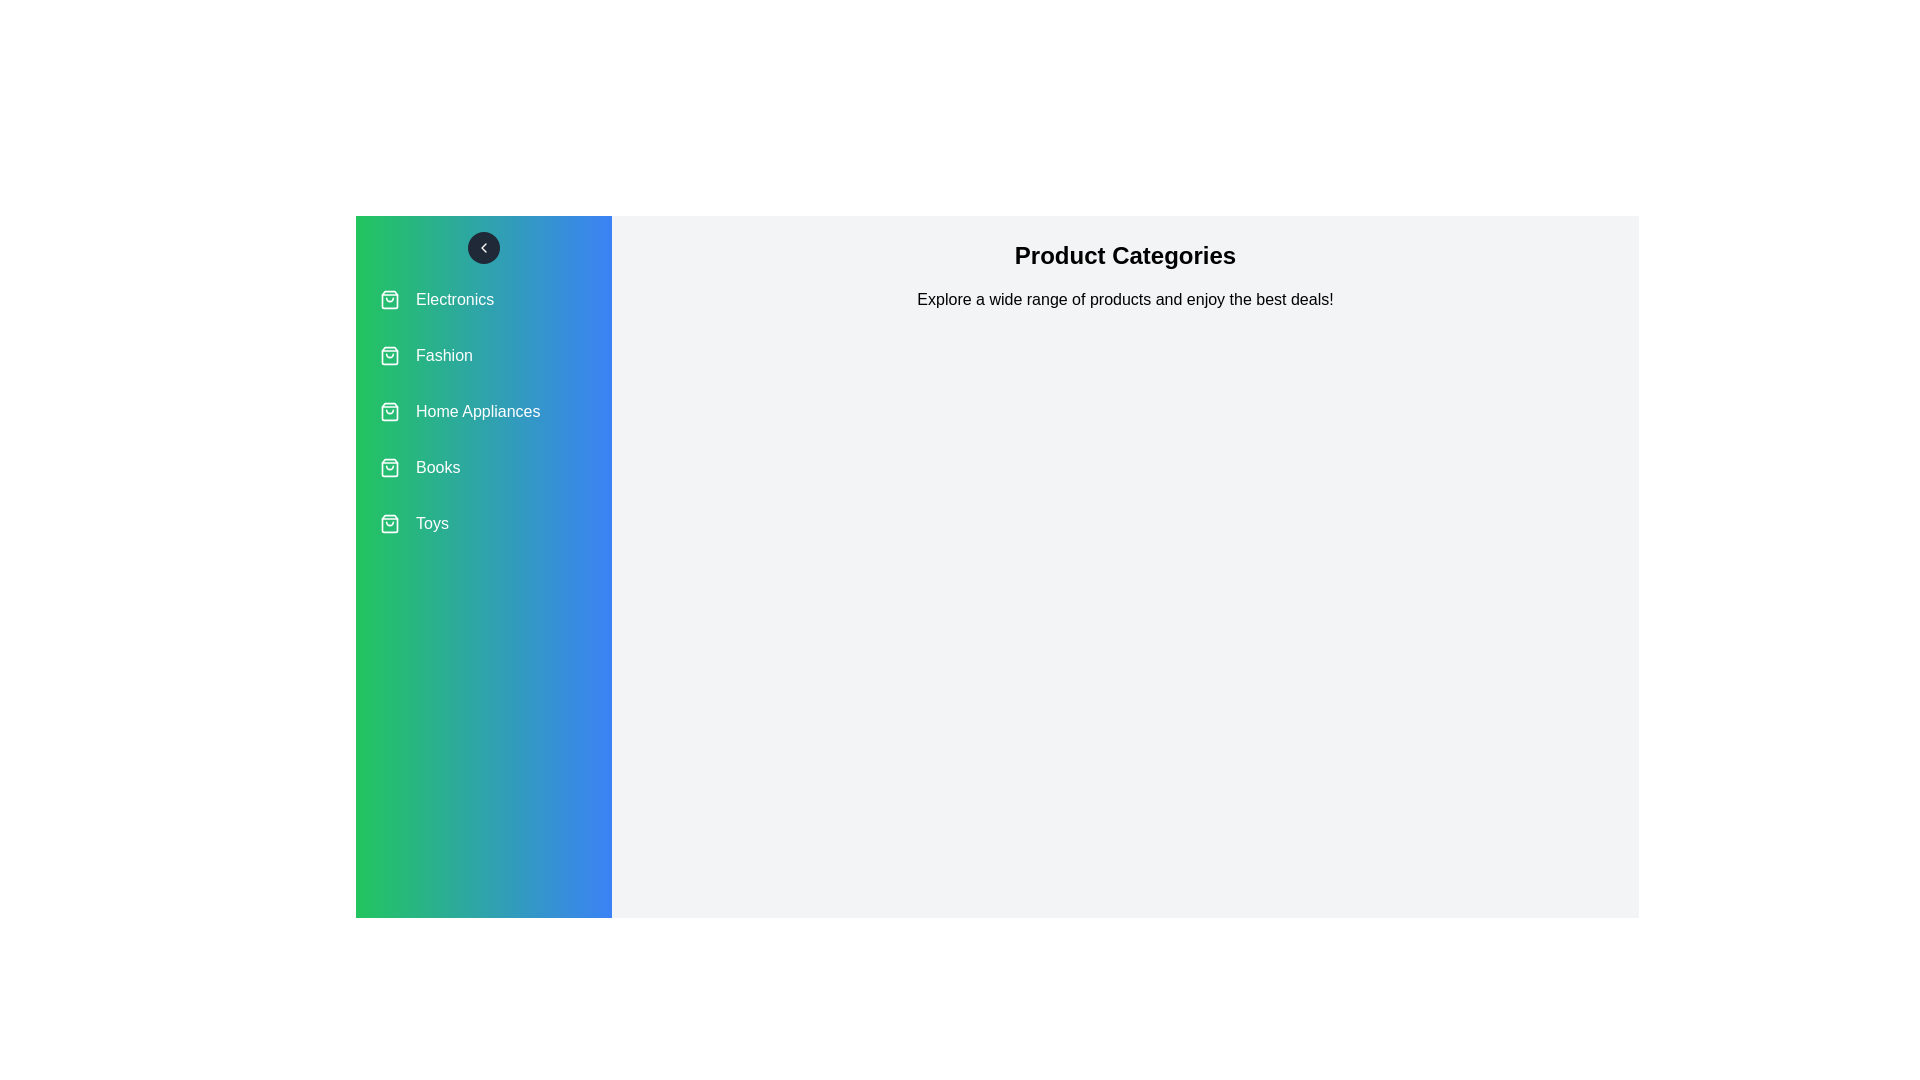 This screenshot has width=1920, height=1080. Describe the element at coordinates (484, 354) in the screenshot. I see `the category Fashion from the list` at that location.